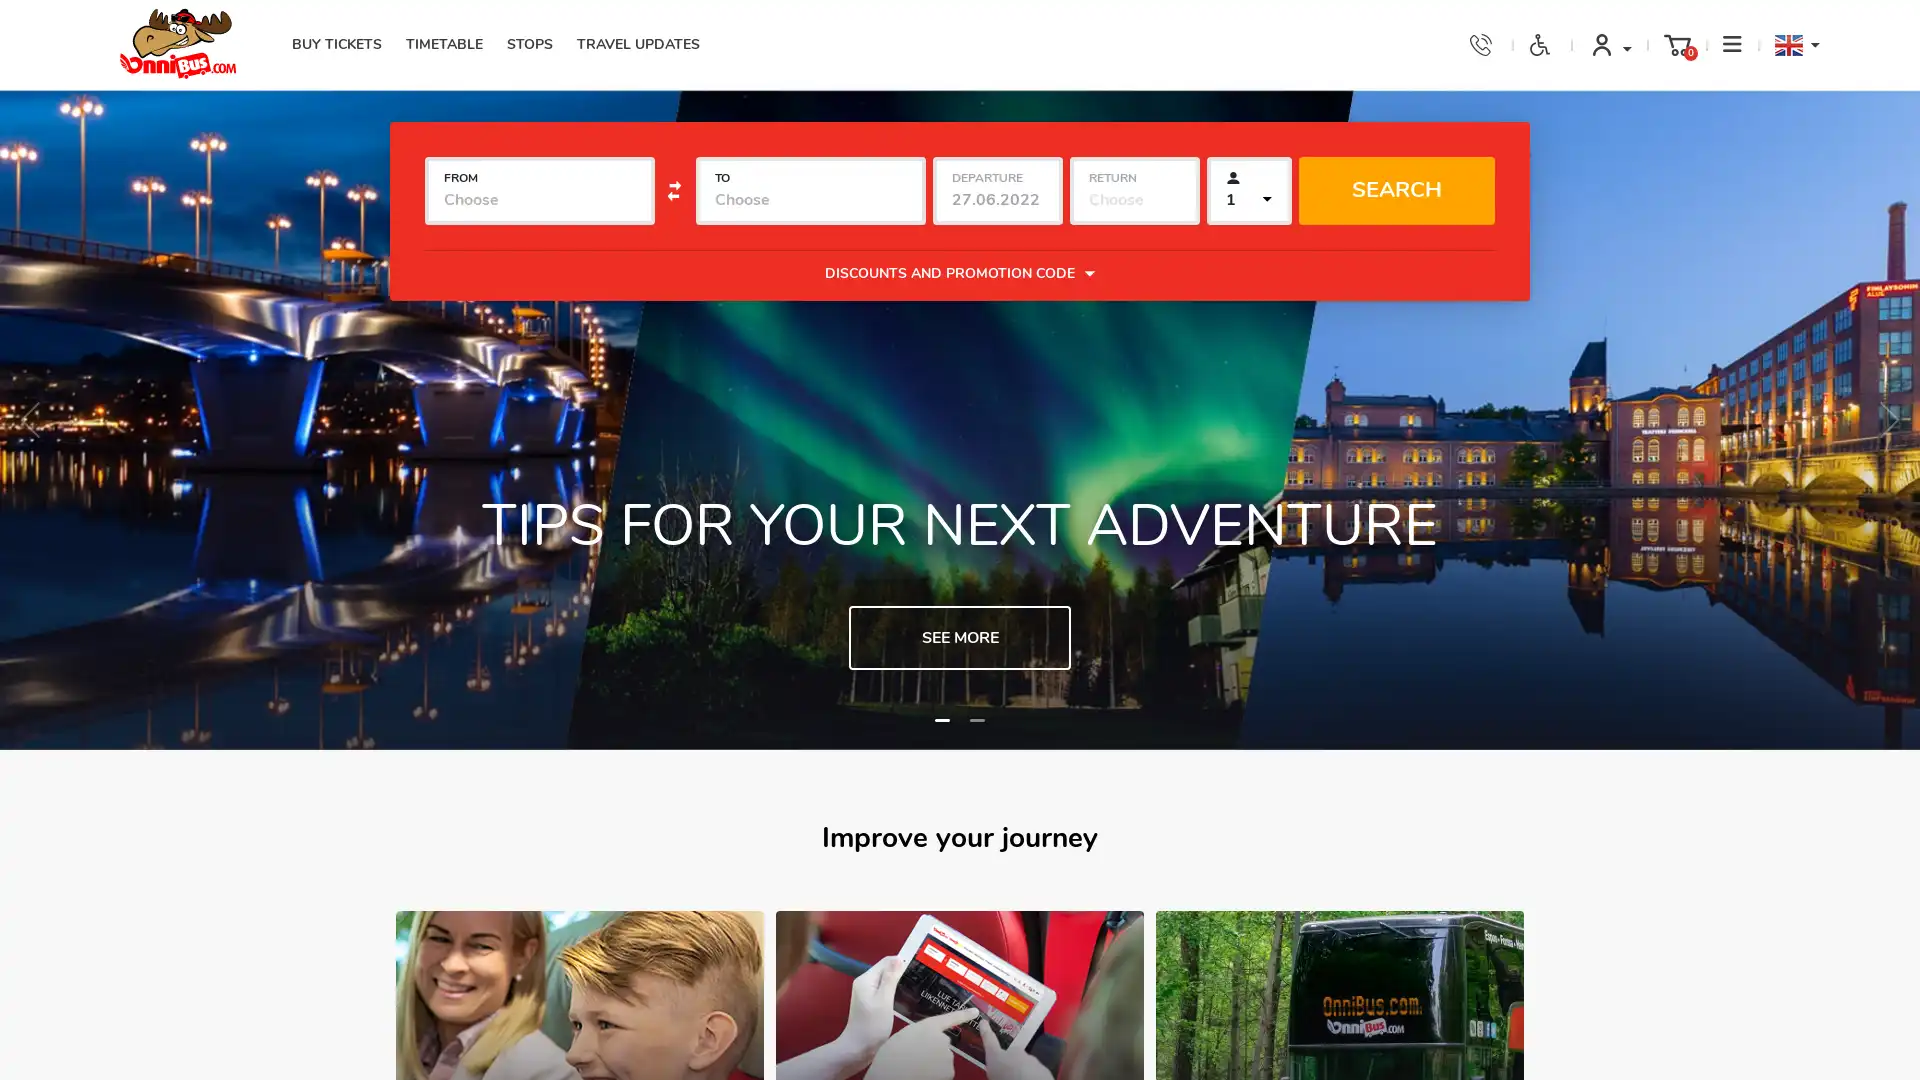 Image resolution: width=1920 pixels, height=1080 pixels. I want to click on Swap cities, so click(674, 190).